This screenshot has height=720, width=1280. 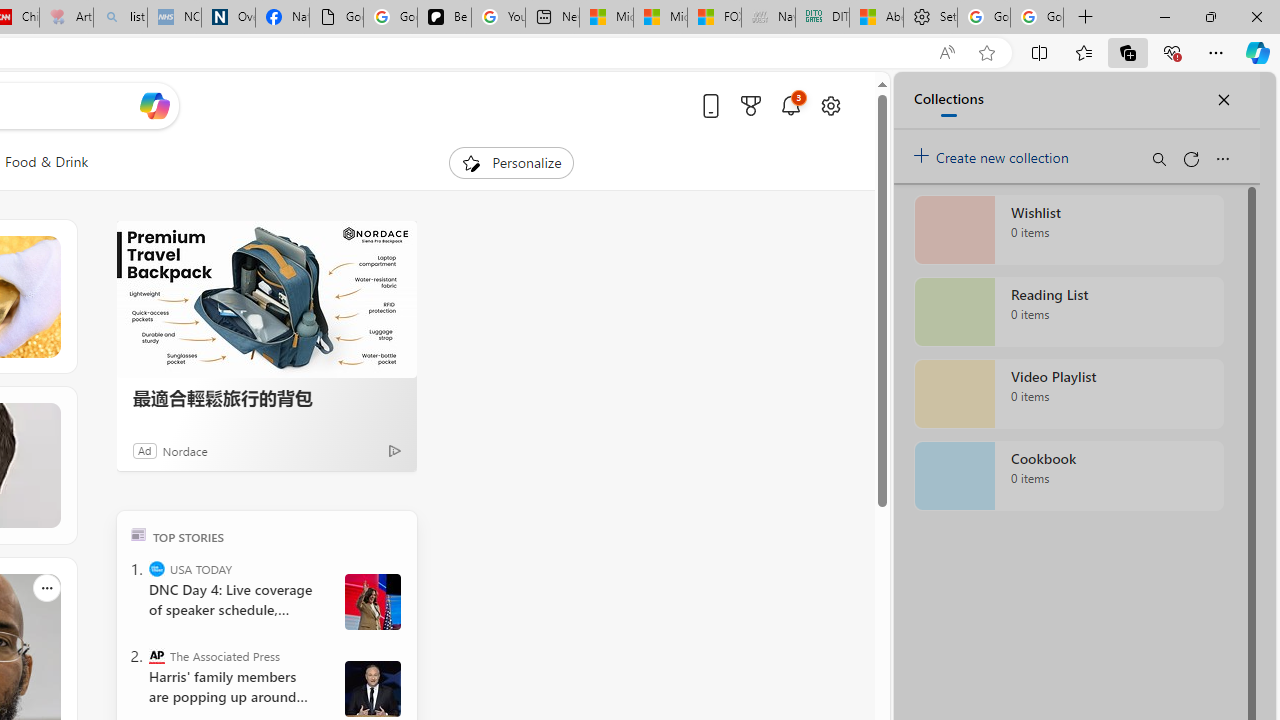 I want to click on 'FOX News - MSN', so click(x=714, y=17).